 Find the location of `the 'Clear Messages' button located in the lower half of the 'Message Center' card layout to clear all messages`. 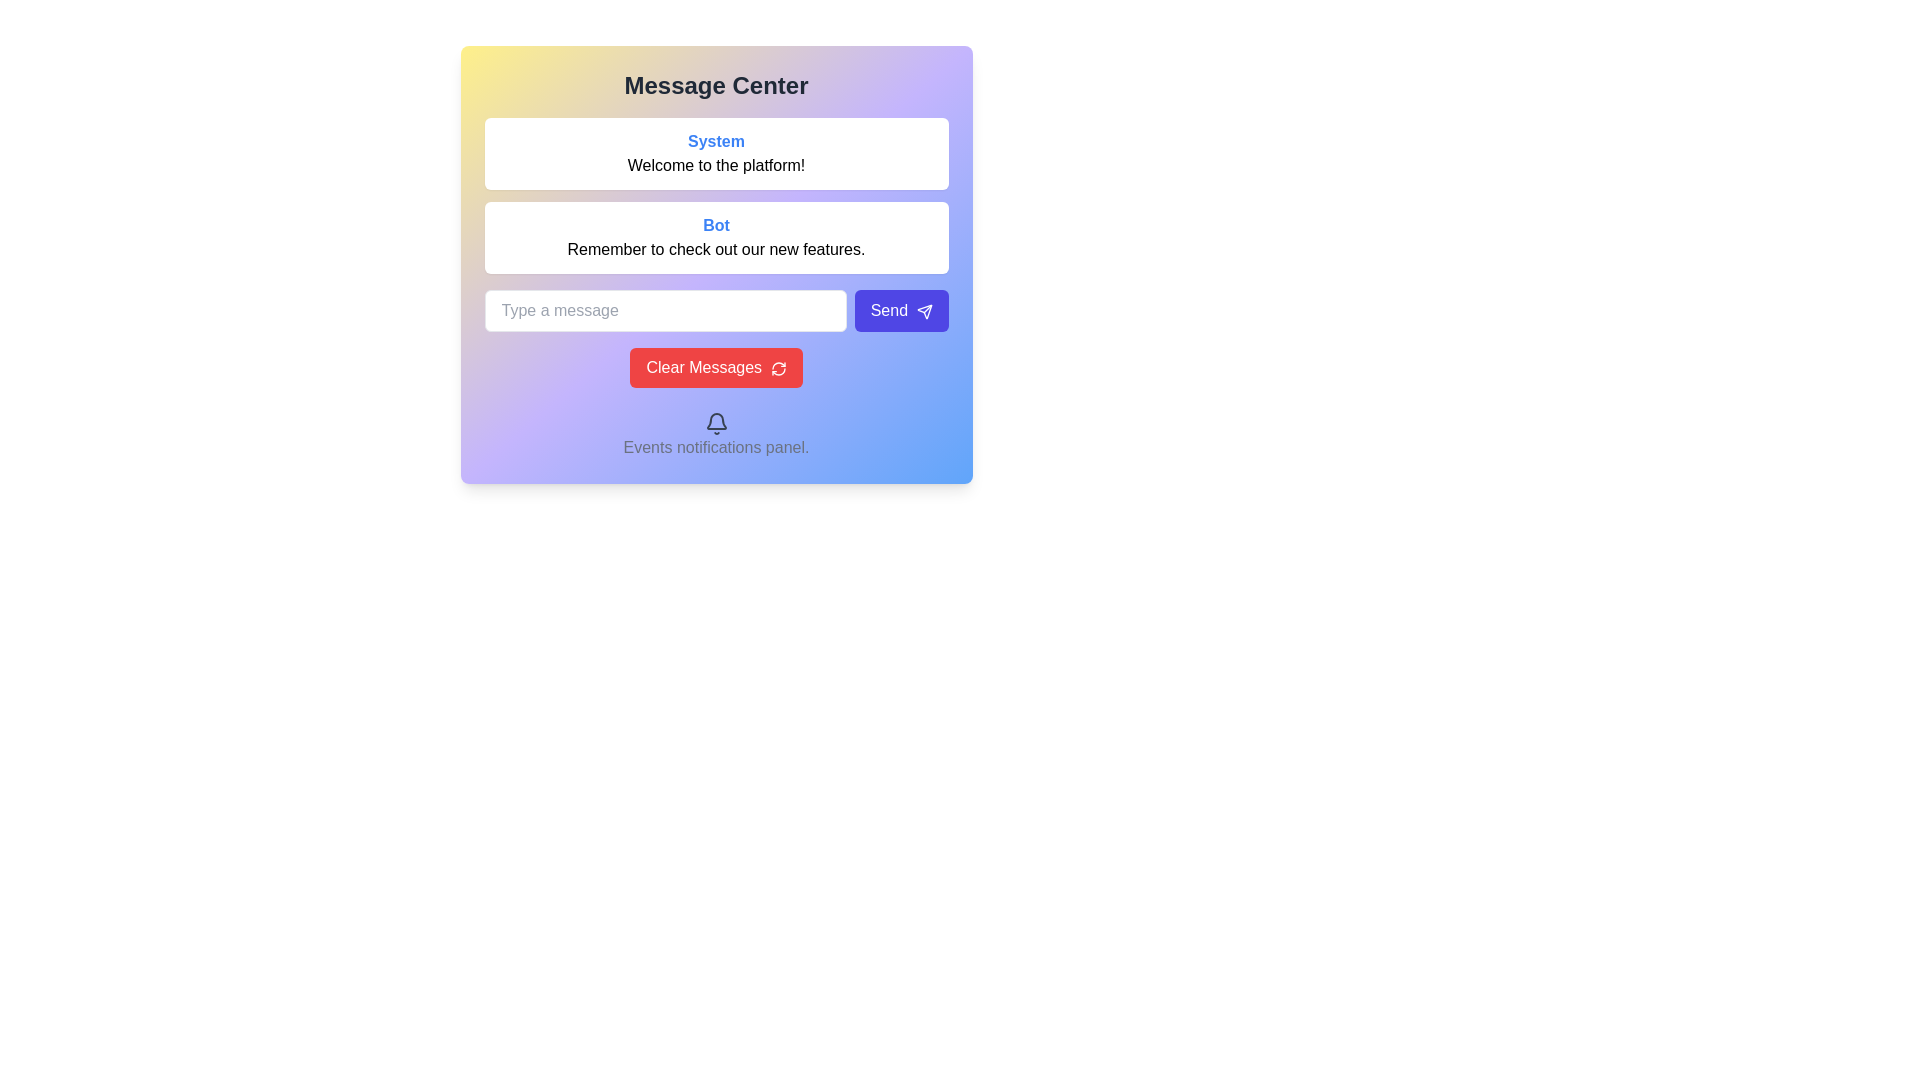

the 'Clear Messages' button located in the lower half of the 'Message Center' card layout to clear all messages is located at coordinates (716, 367).